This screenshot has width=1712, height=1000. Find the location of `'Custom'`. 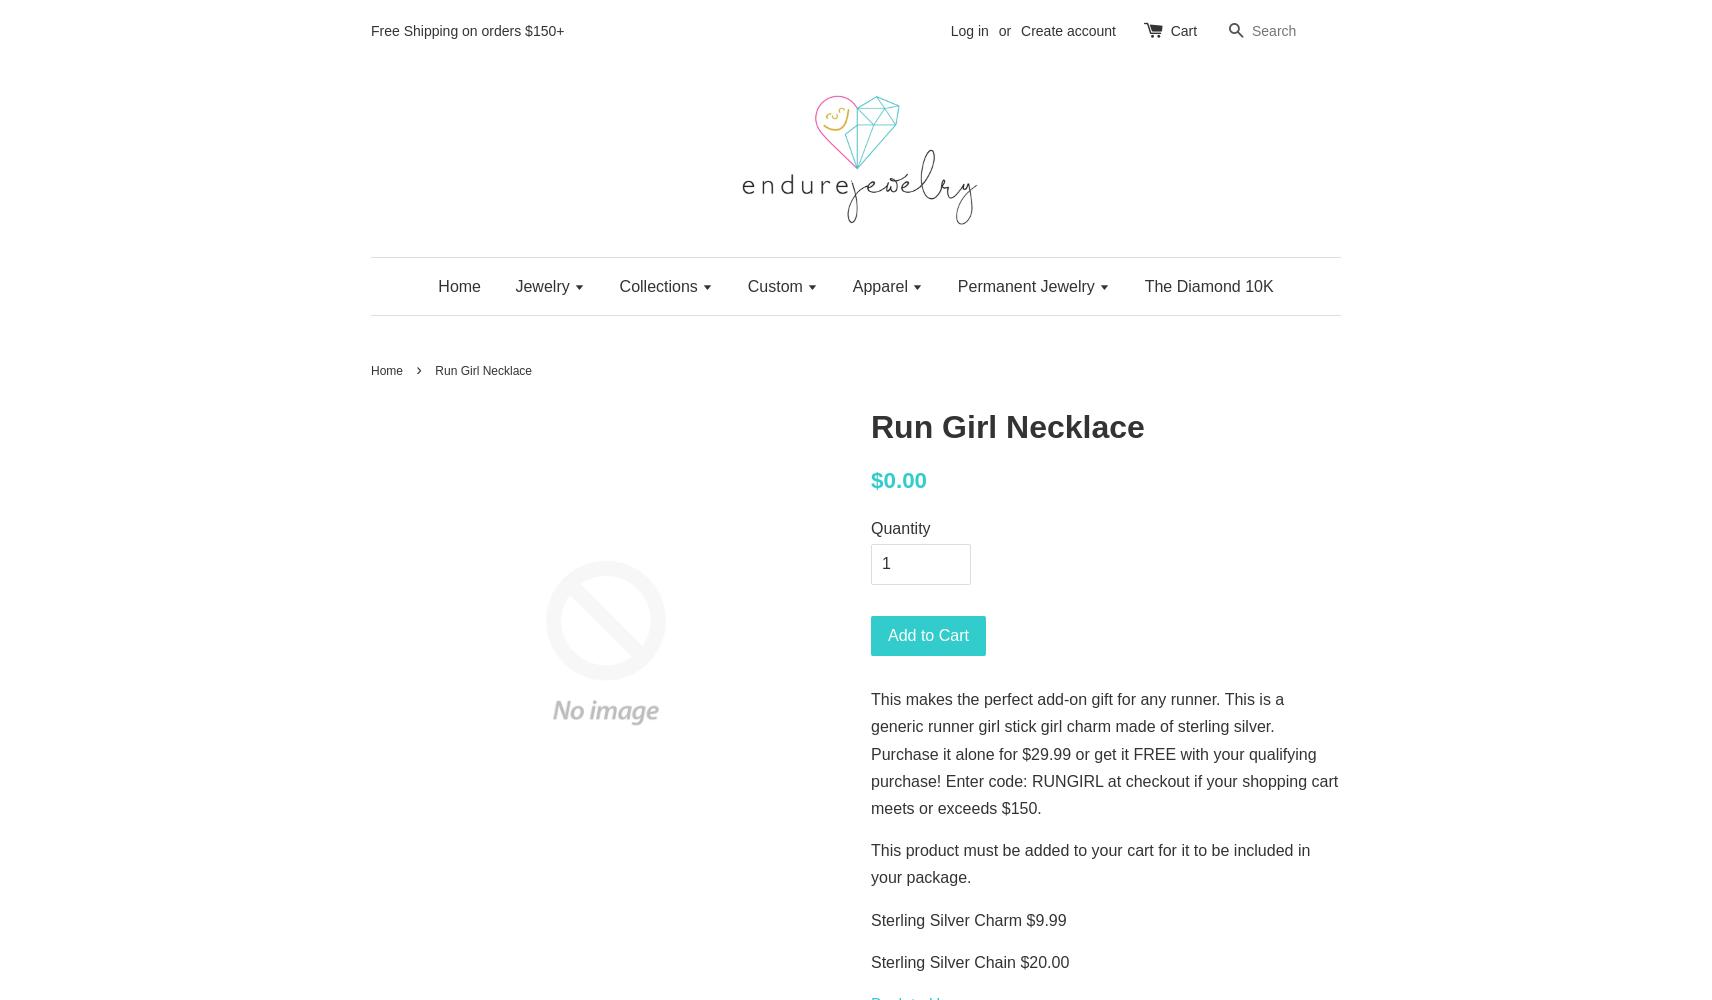

'Custom' is located at coordinates (777, 285).